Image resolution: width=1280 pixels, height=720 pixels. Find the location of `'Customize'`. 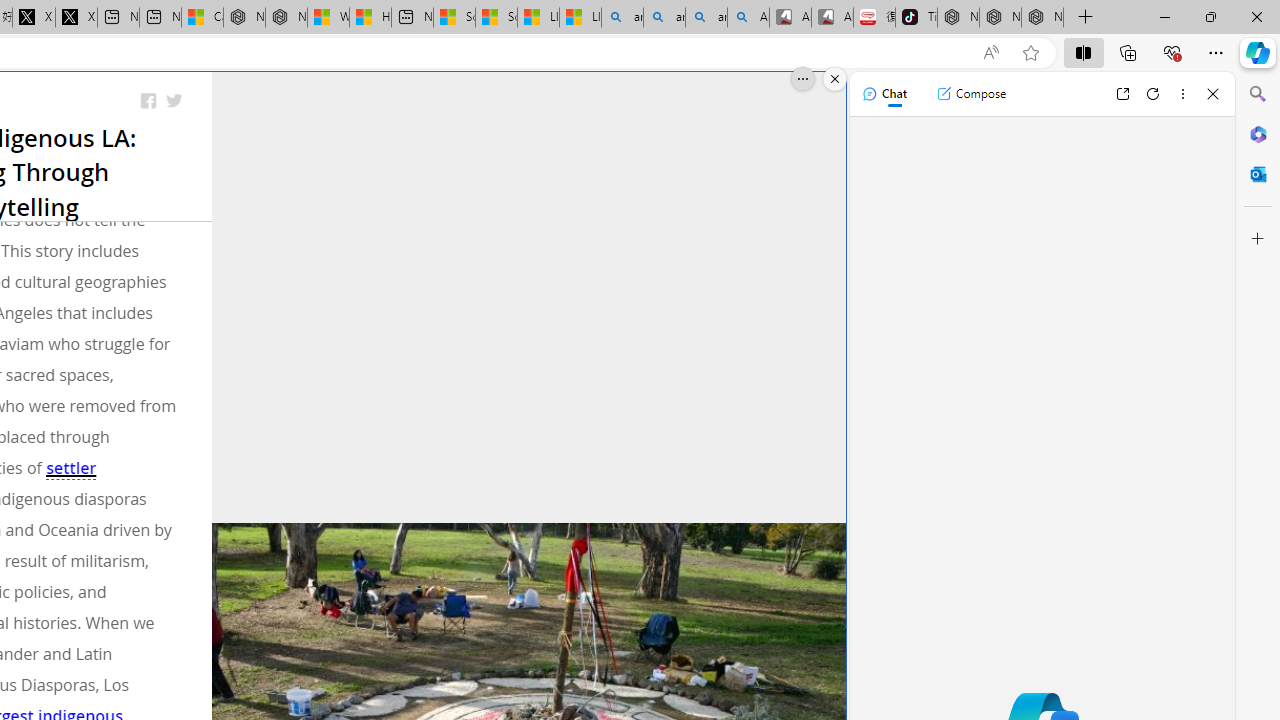

'Customize' is located at coordinates (1257, 238).